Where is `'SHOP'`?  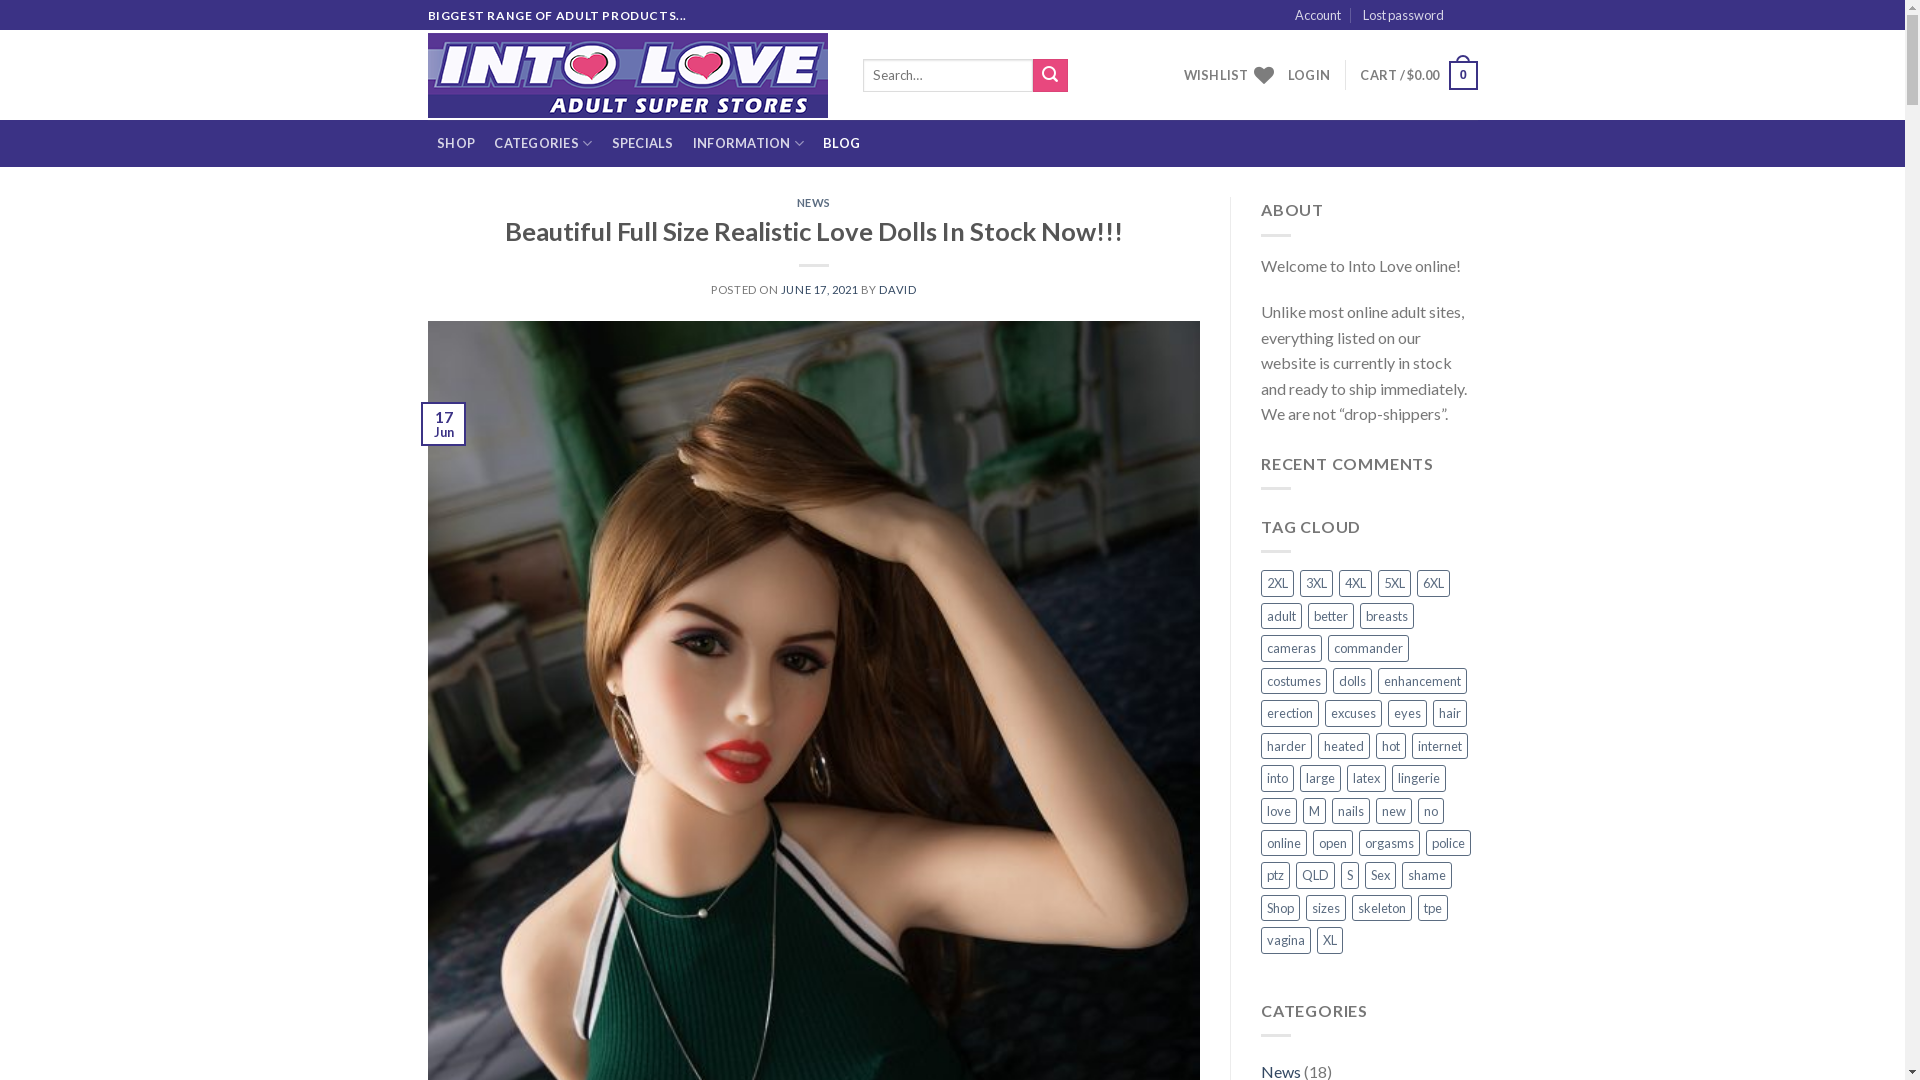 'SHOP' is located at coordinates (455, 142).